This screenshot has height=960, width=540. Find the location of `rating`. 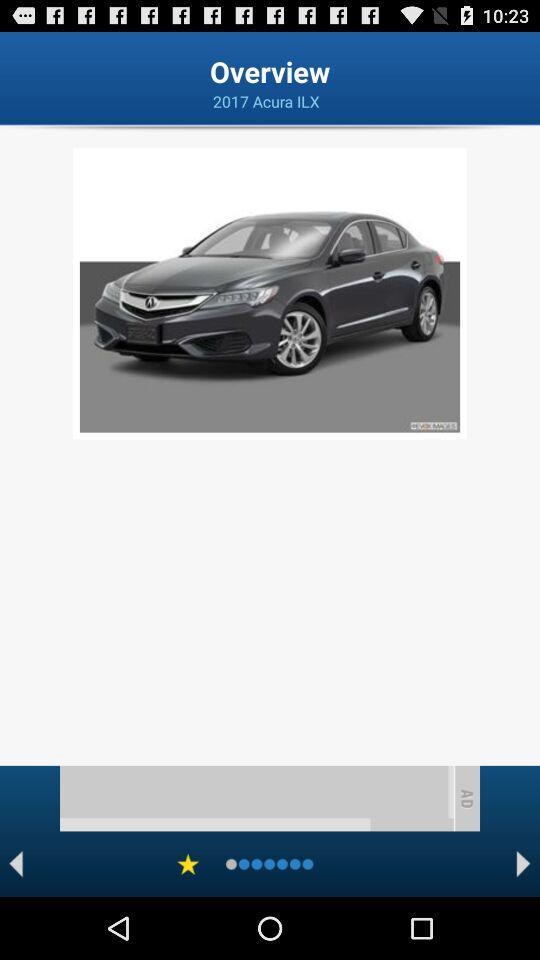

rating is located at coordinates (188, 863).